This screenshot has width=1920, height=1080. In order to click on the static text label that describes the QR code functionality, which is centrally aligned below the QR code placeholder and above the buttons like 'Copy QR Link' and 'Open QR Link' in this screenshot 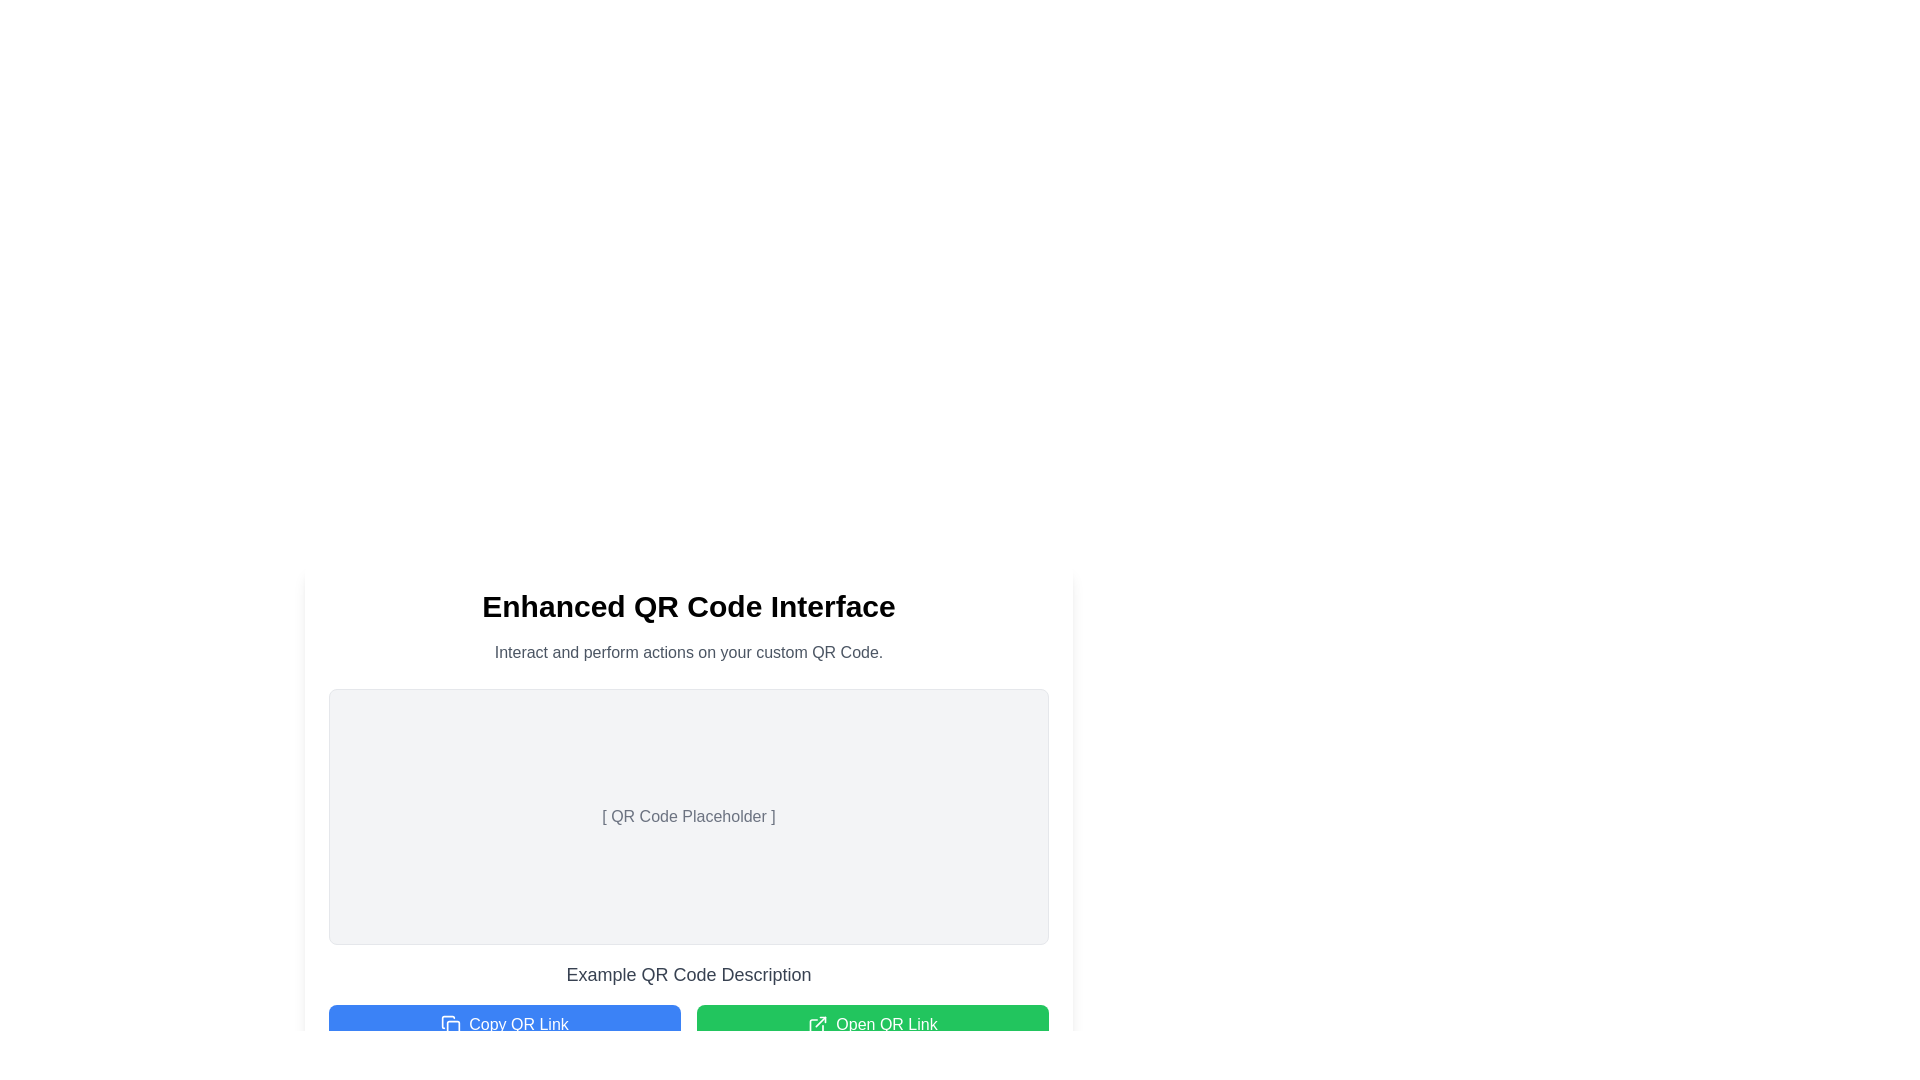, I will do `click(689, 974)`.